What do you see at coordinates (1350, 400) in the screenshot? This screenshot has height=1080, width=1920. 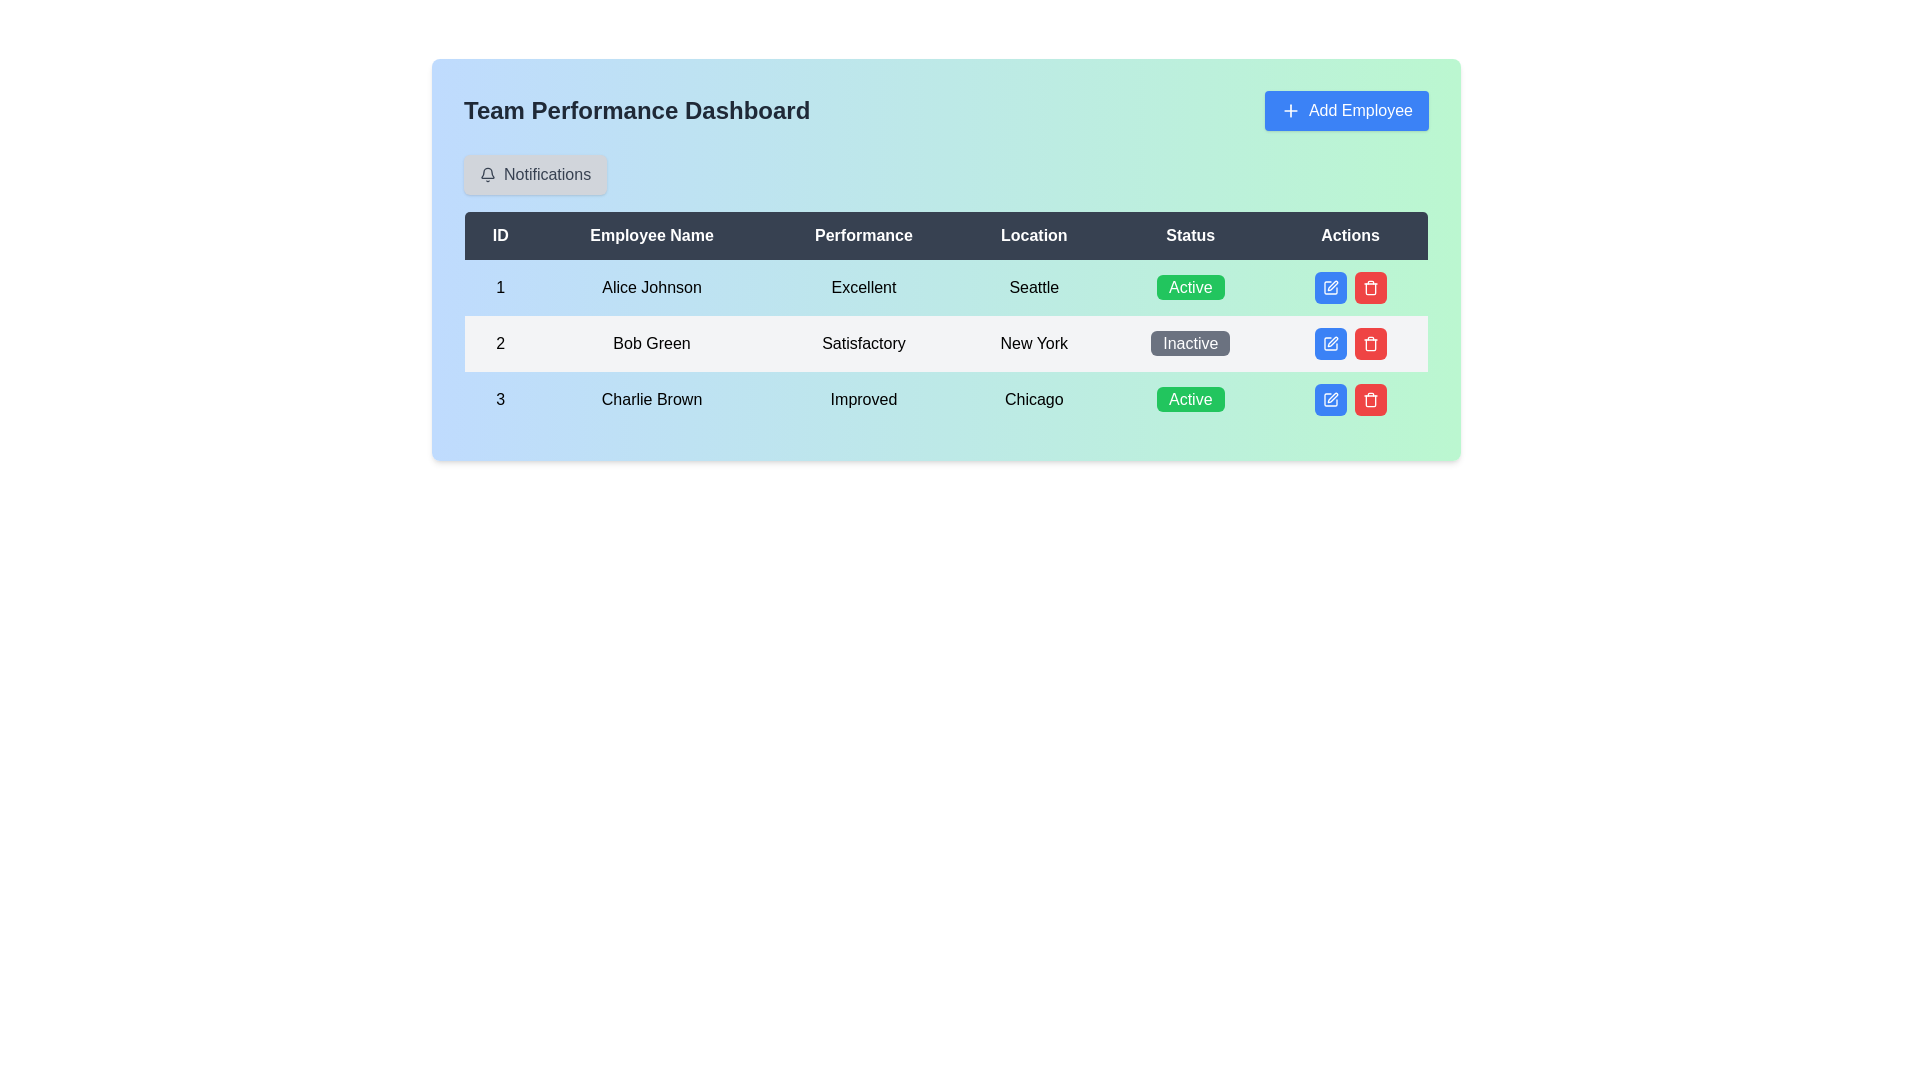 I see `the red delete button located in the last row of the 'Team Performance Dashboard' table, under the 'Actions' column` at bounding box center [1350, 400].